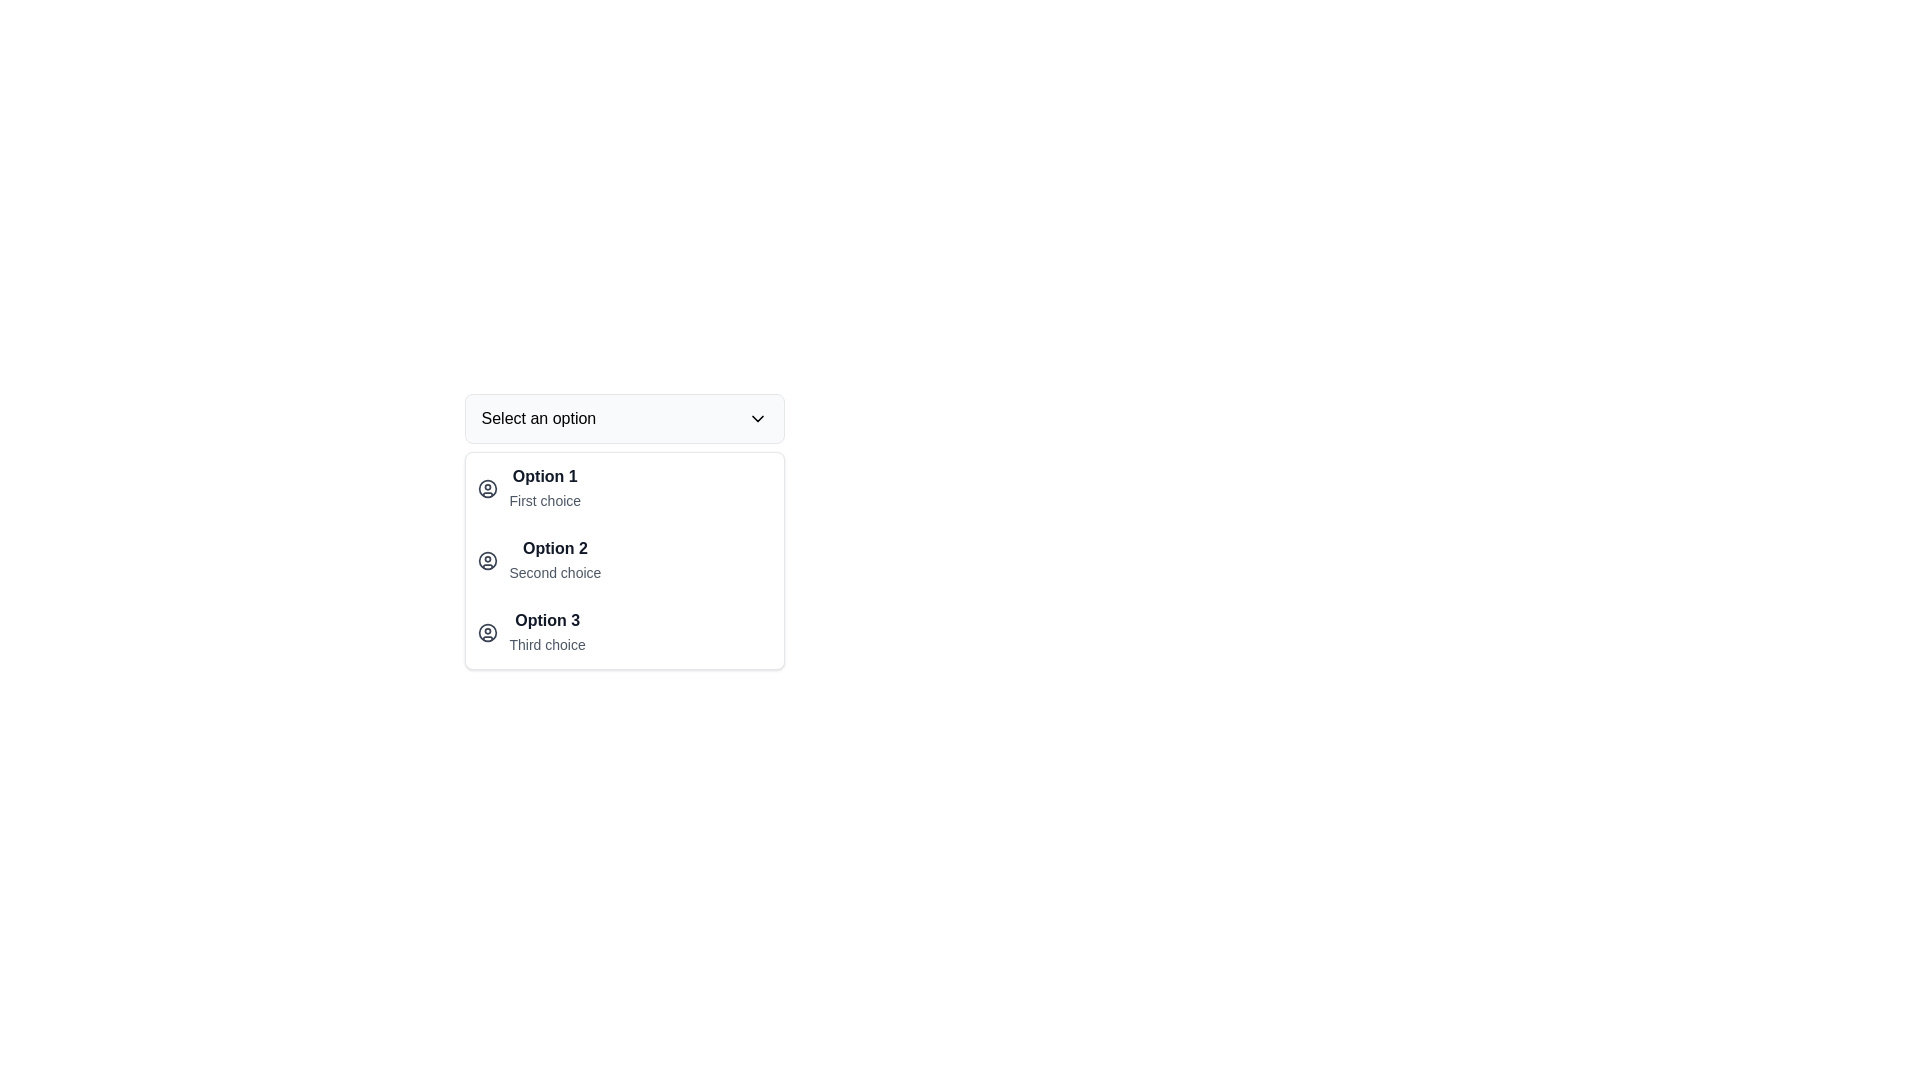 Image resolution: width=1920 pixels, height=1080 pixels. What do you see at coordinates (555, 548) in the screenshot?
I see `the text label that states 'Option 2'` at bounding box center [555, 548].